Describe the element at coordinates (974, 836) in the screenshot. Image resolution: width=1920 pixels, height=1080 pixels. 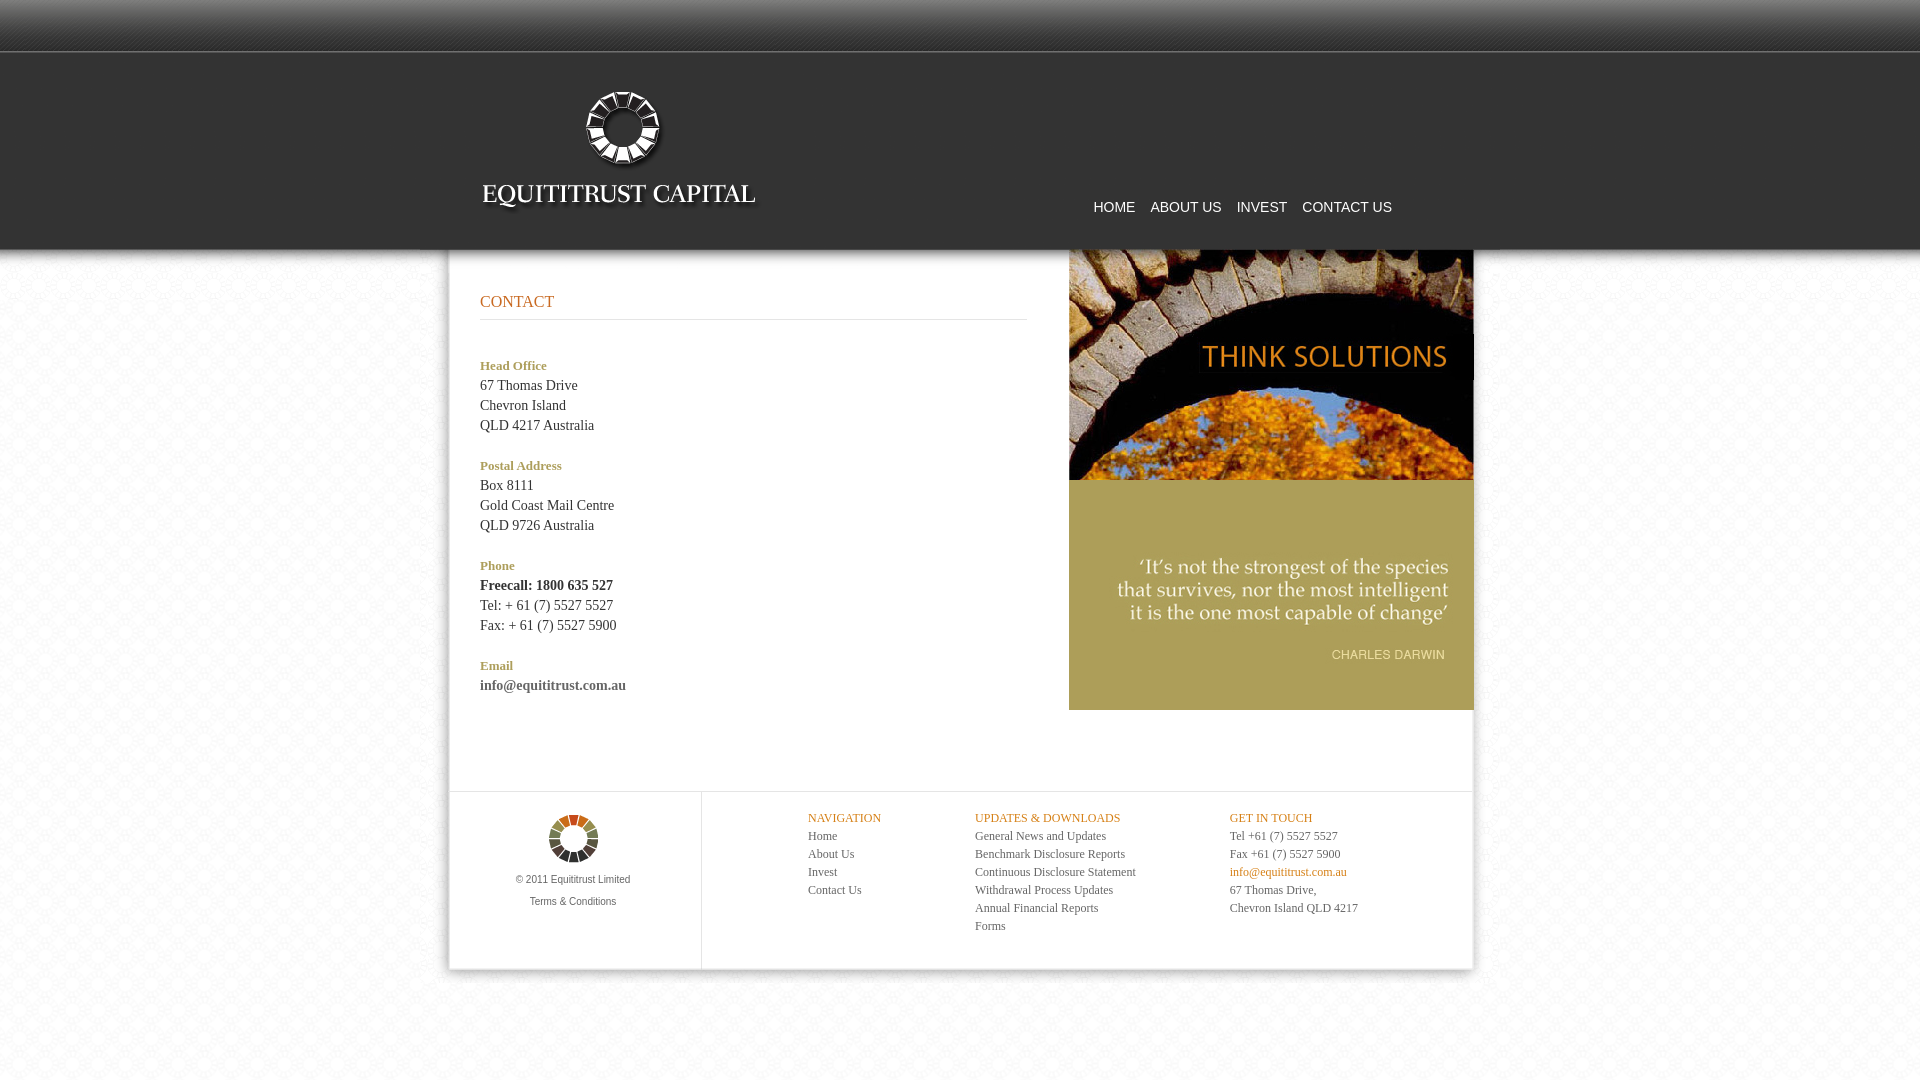
I see `'General News and Updates'` at that location.